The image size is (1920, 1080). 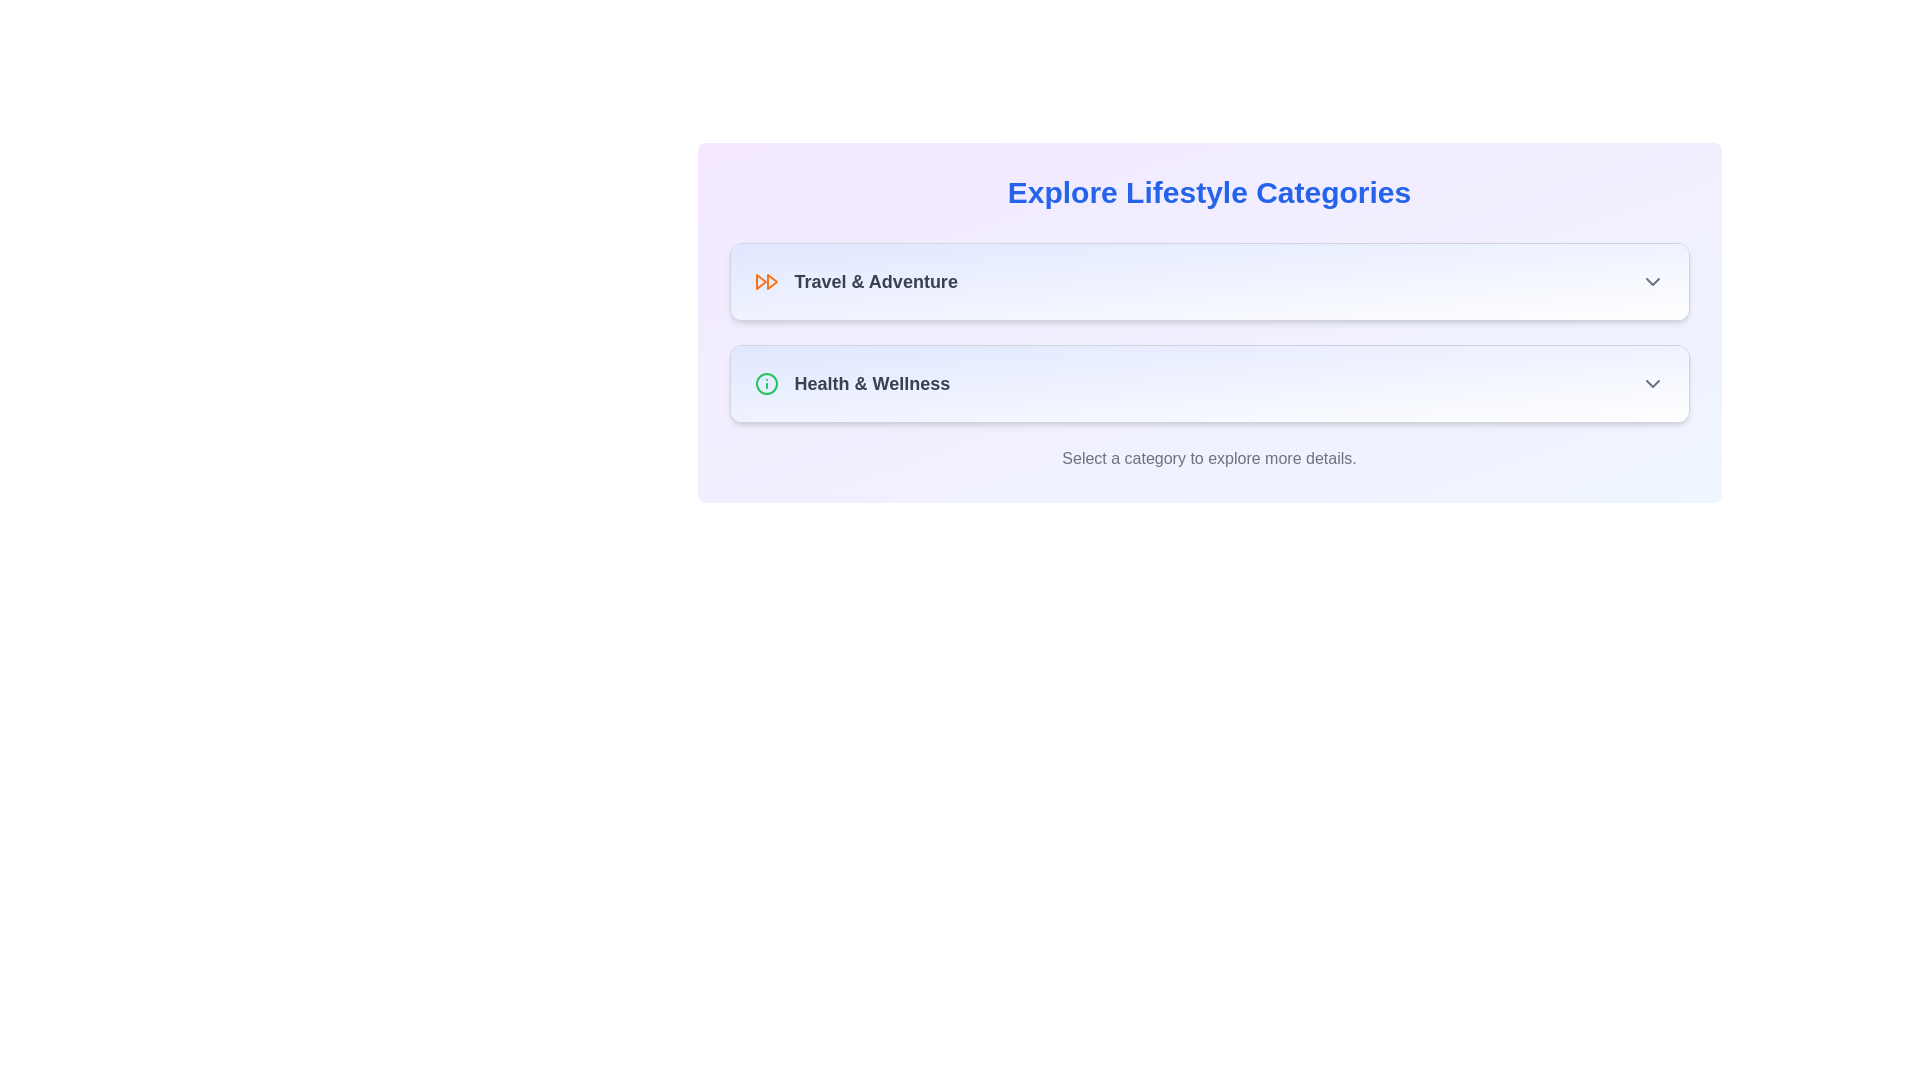 What do you see at coordinates (771, 281) in the screenshot?
I see `the fast-forward icon fragment located in the top section of the interface, next to the 'Travel & Adventure' label` at bounding box center [771, 281].